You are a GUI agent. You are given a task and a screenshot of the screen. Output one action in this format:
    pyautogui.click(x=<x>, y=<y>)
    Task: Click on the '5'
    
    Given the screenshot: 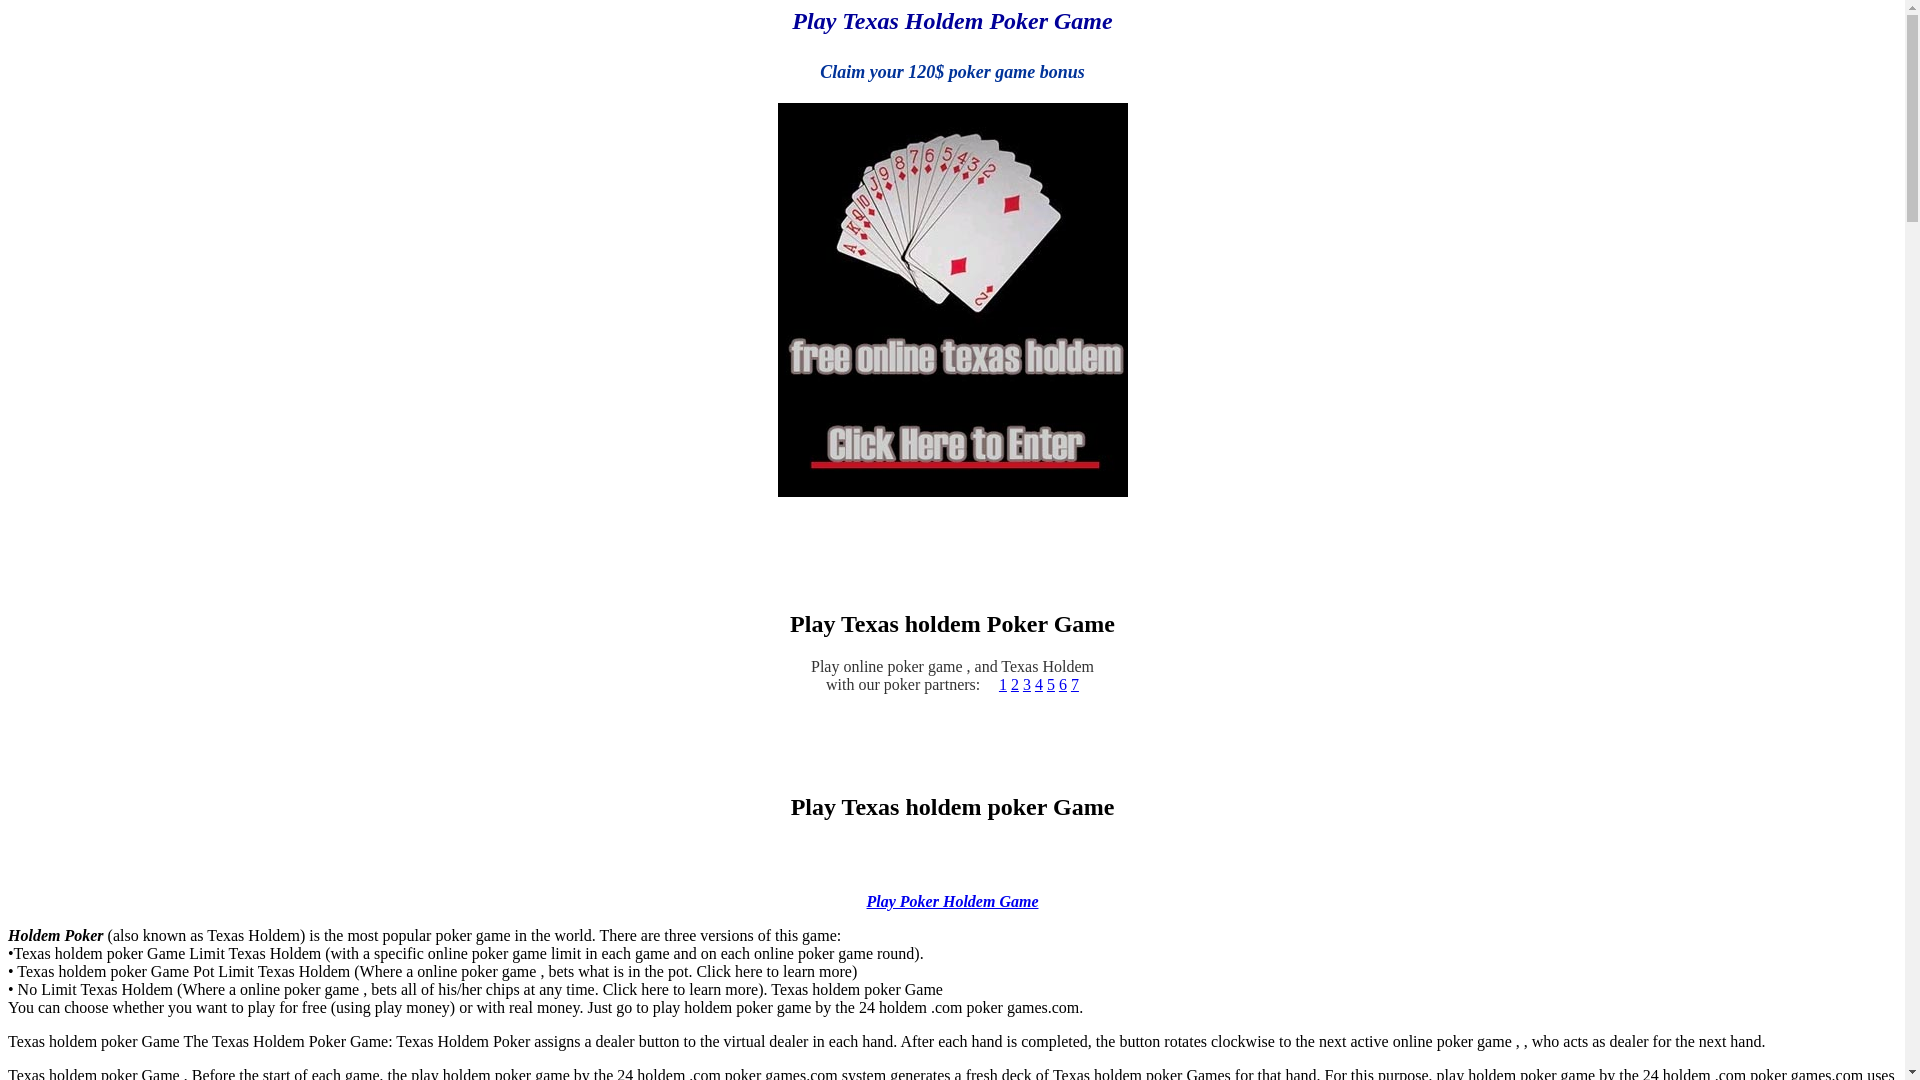 What is the action you would take?
    pyautogui.click(x=1050, y=683)
    